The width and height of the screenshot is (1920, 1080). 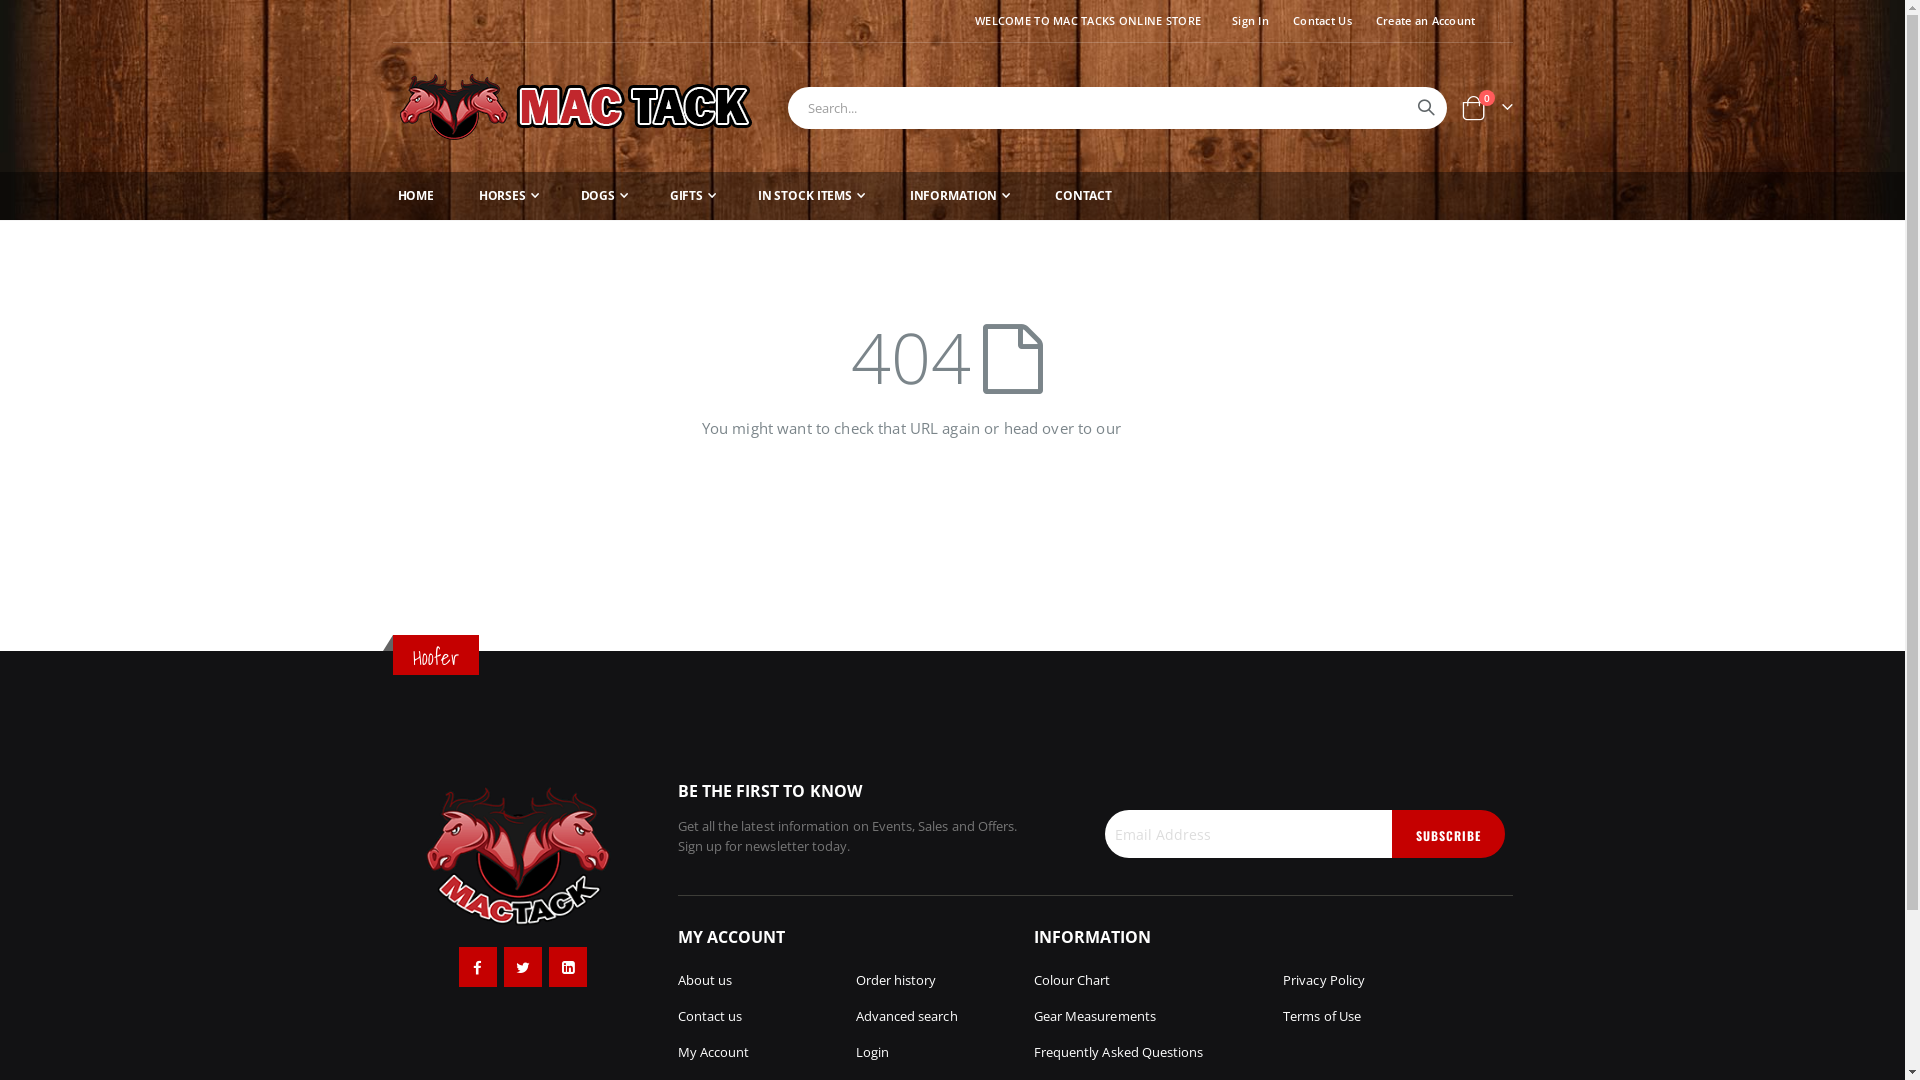 I want to click on 'Facebook', so click(x=458, y=966).